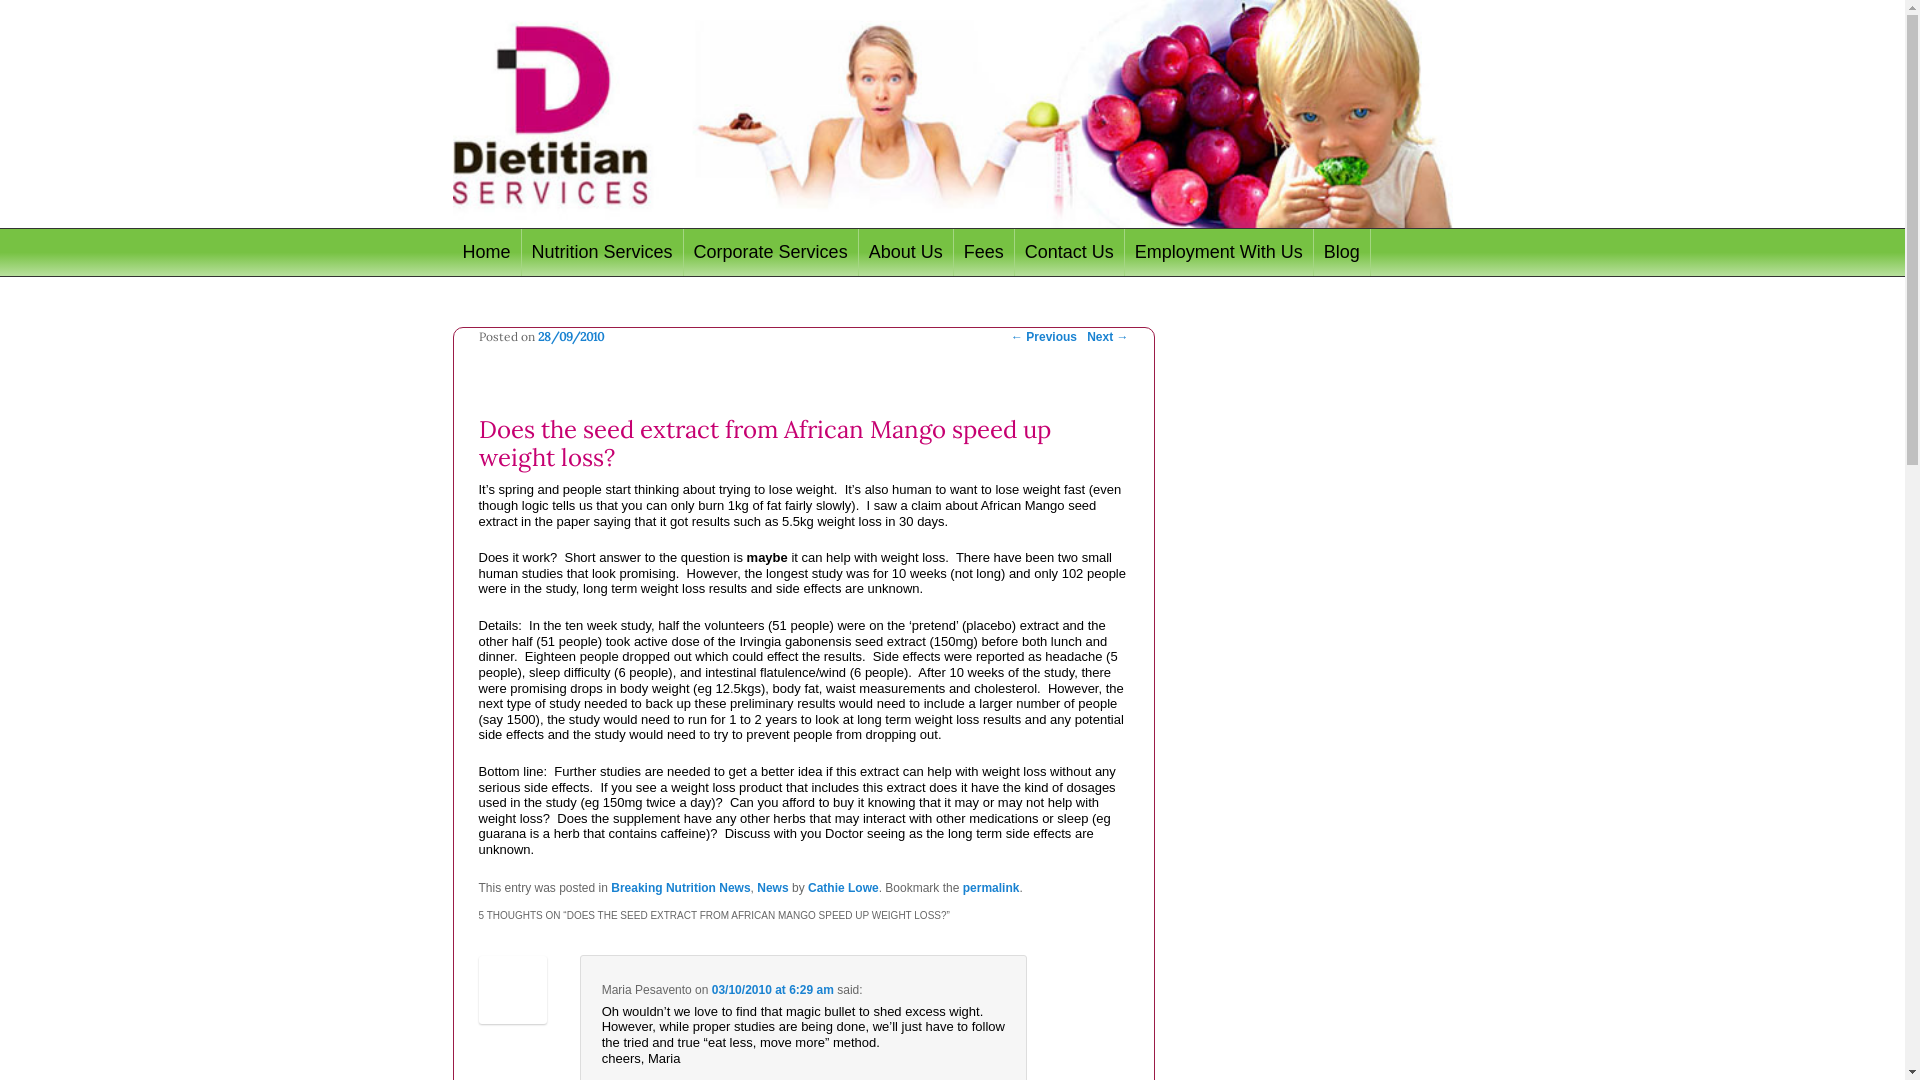  Describe the element at coordinates (1342, 251) in the screenshot. I see `'Blog'` at that location.